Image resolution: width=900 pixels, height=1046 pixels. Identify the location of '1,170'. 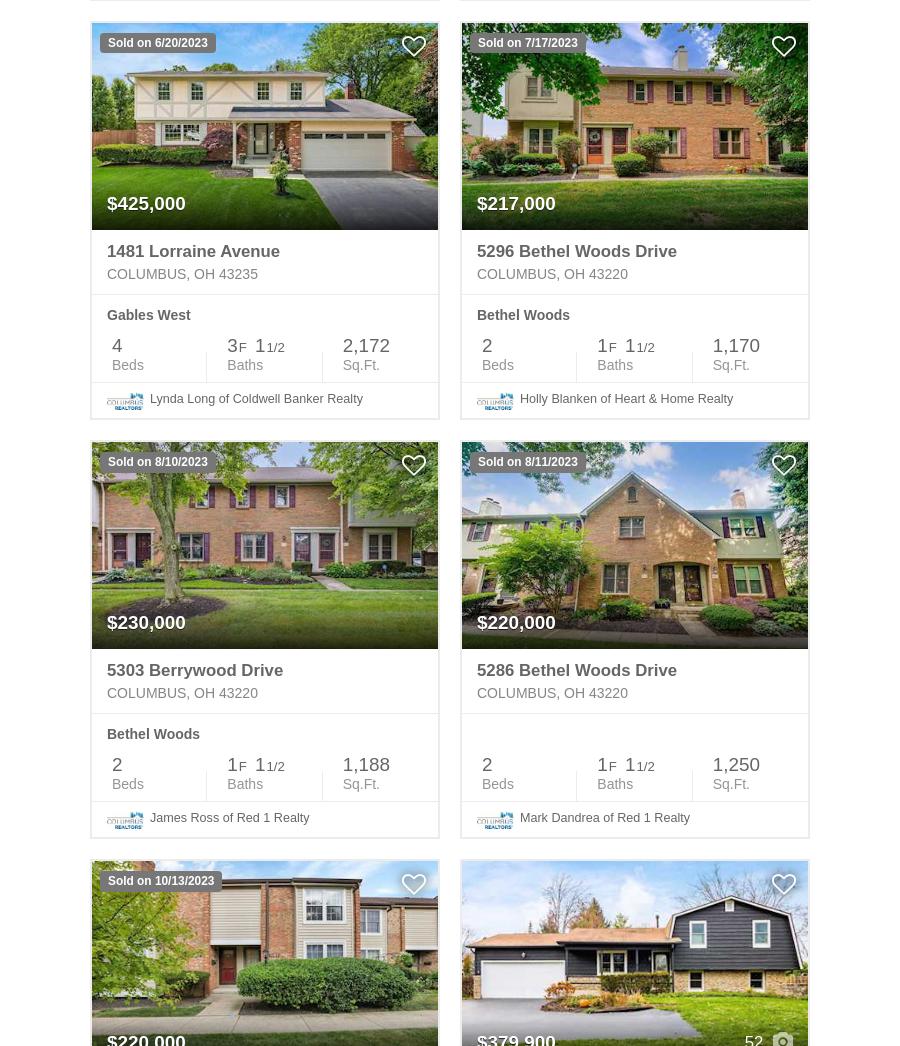
(710, 344).